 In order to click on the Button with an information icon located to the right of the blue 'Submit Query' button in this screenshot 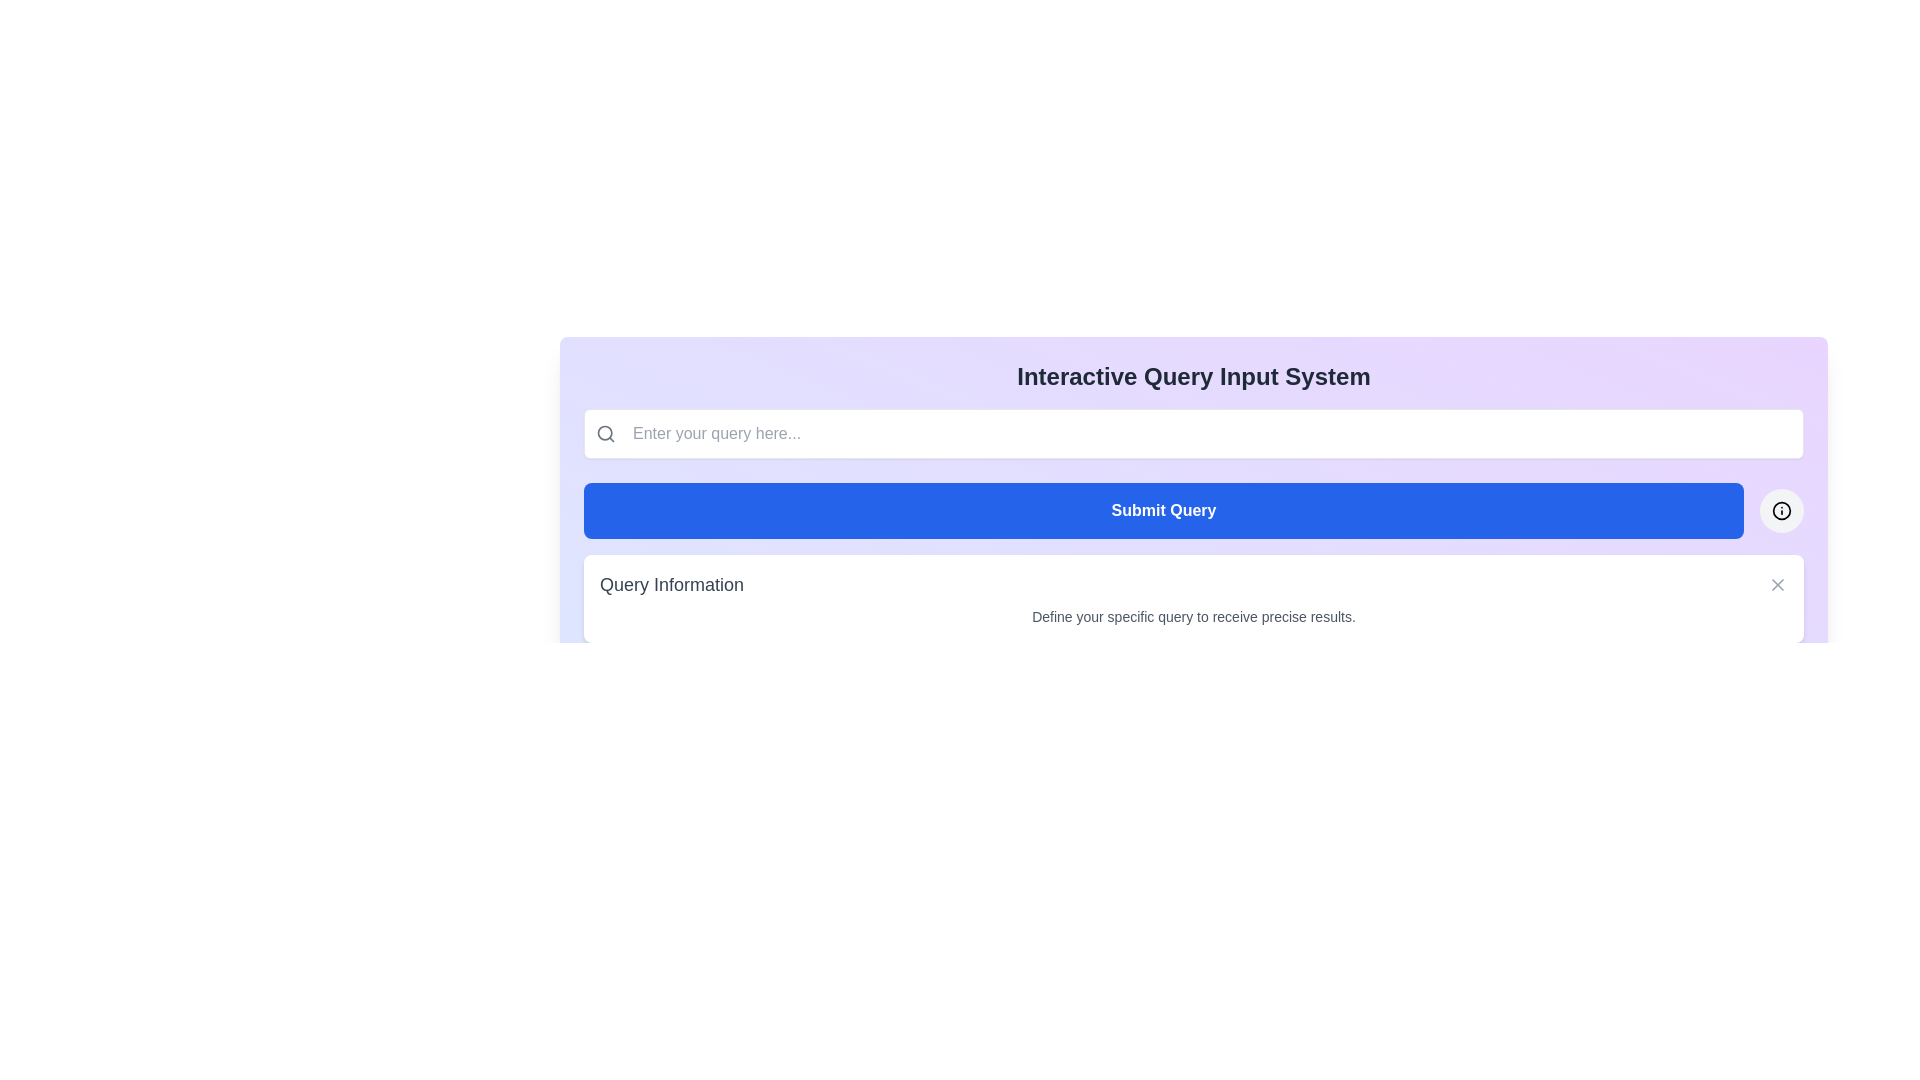, I will do `click(1781, 509)`.